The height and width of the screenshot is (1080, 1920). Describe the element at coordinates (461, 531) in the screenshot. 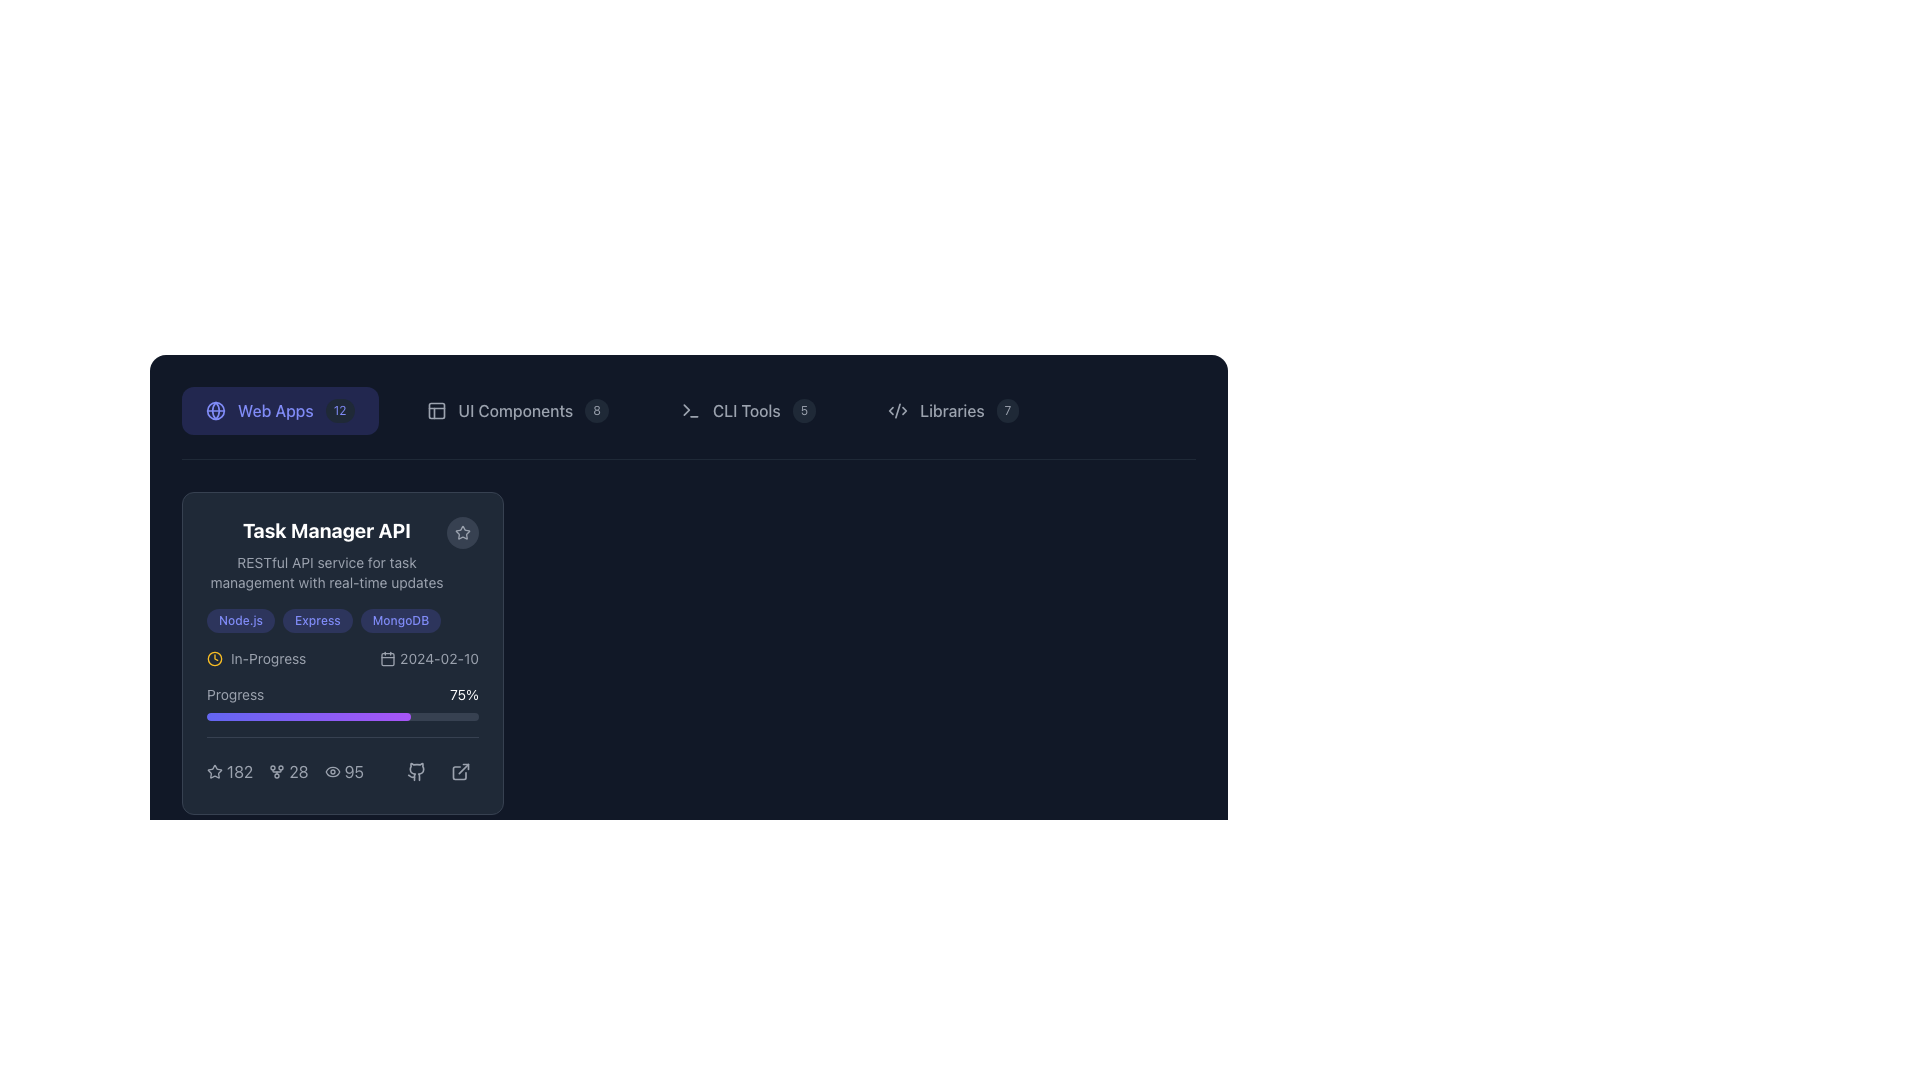

I see `the button with an icon located at the top-right corner of the 'Task Manager API' block` at that location.